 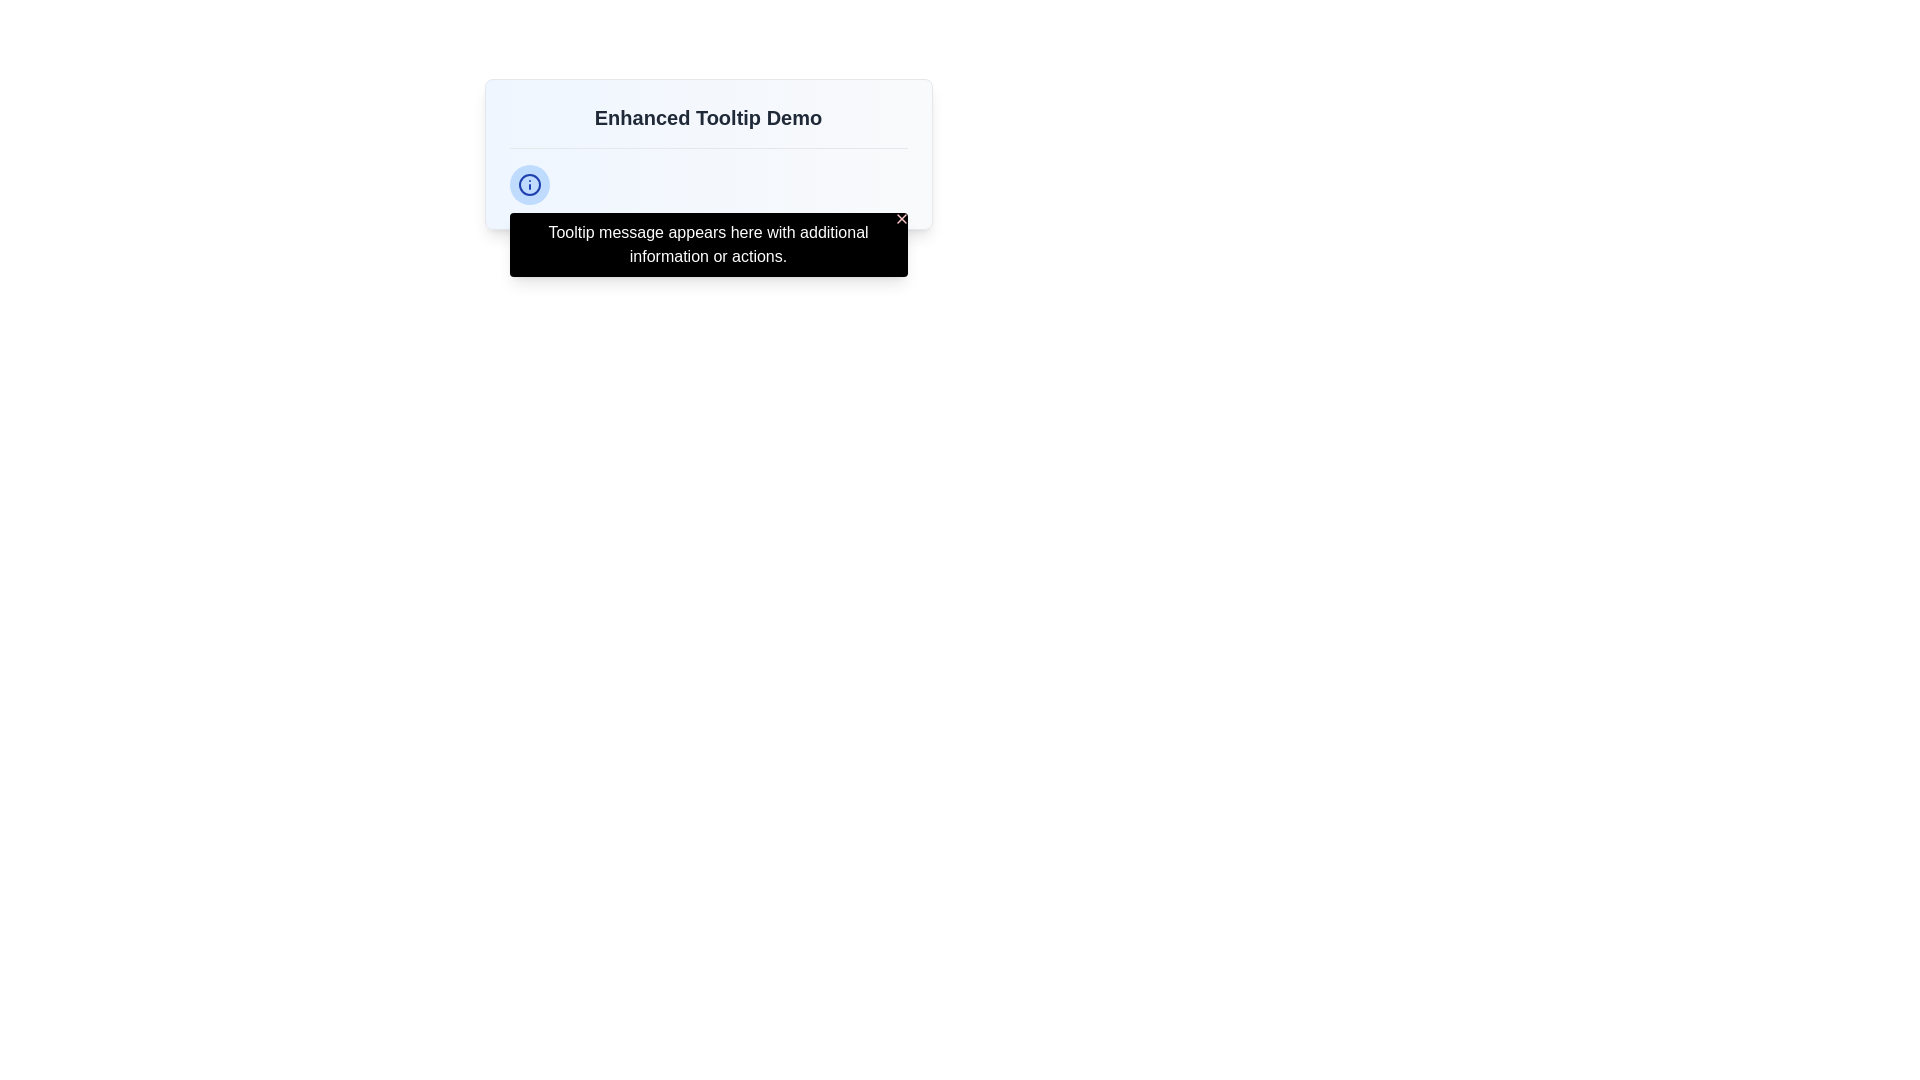 I want to click on the information icon located within a circular button to the left of the text label in the header section labeled 'Enhanced Tooltip Demo', so click(x=529, y=185).